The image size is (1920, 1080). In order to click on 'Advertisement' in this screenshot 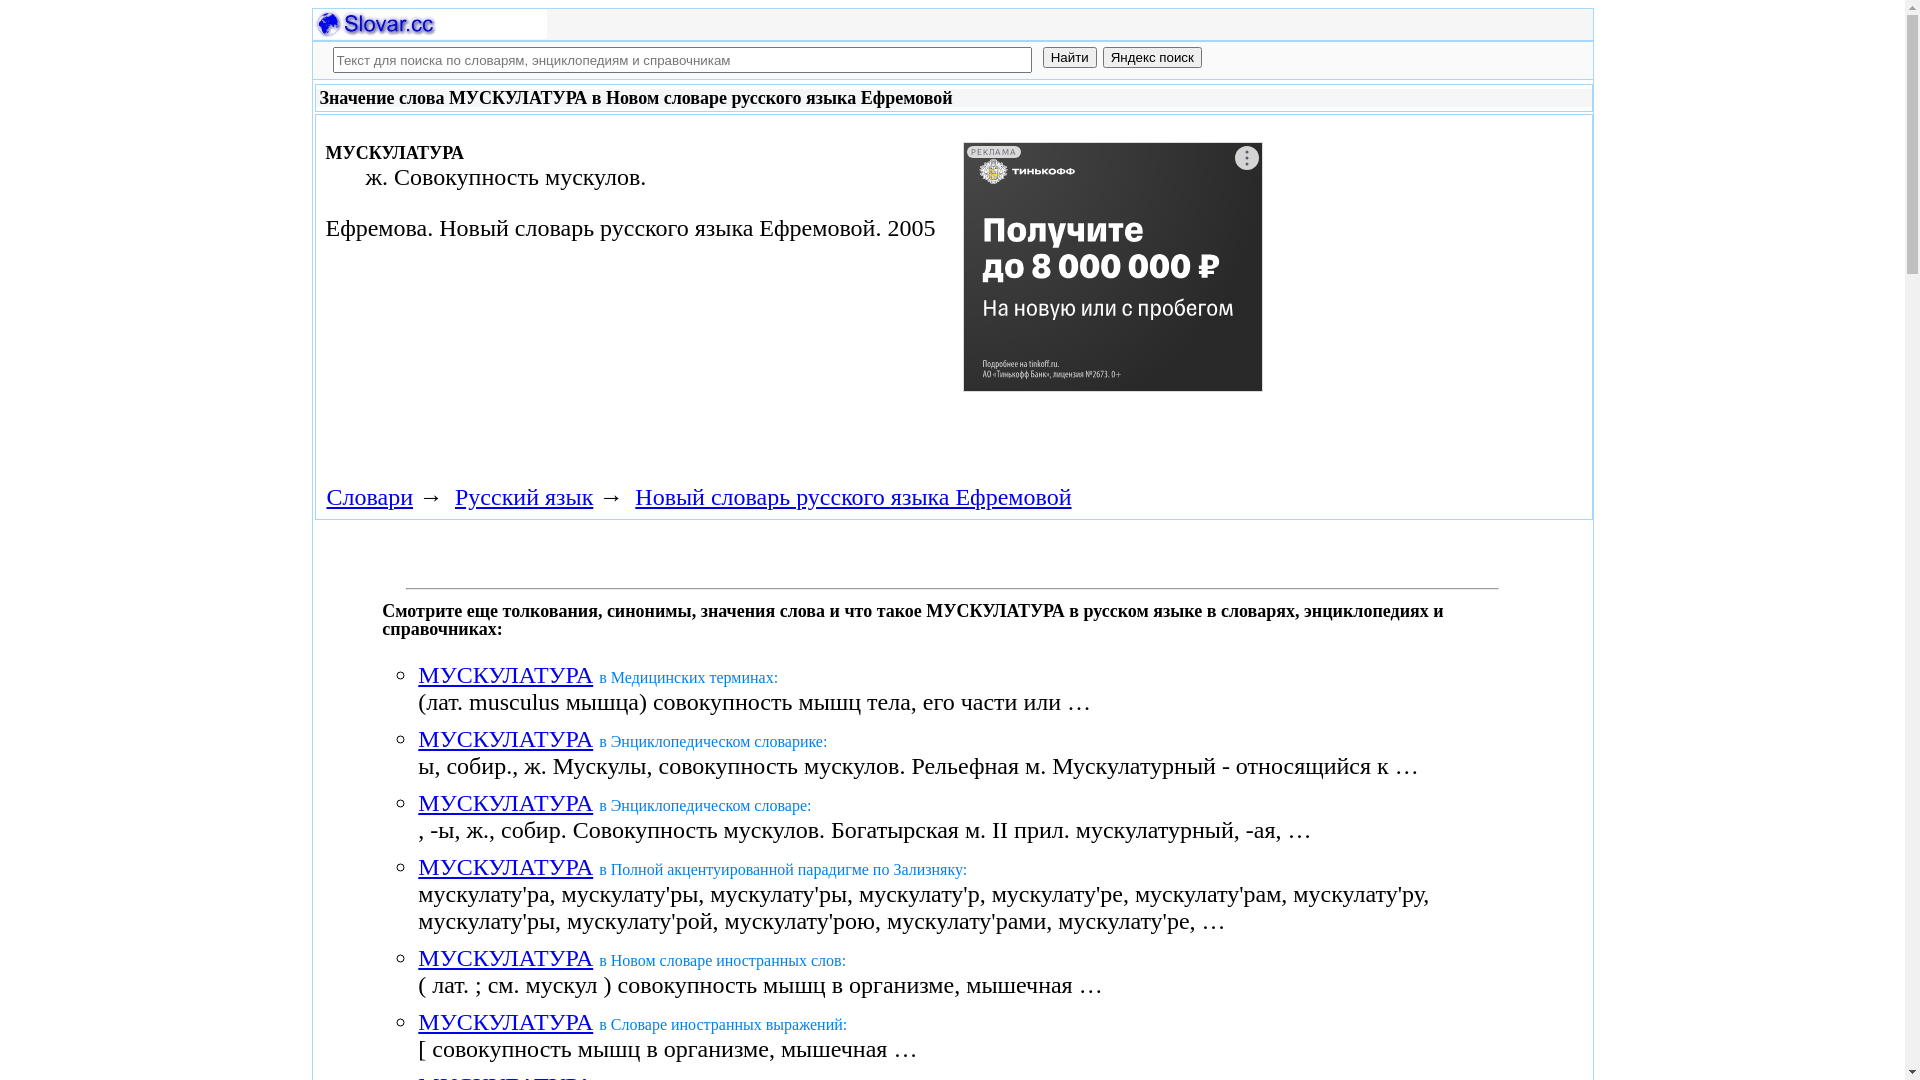, I will do `click(1112, 281)`.